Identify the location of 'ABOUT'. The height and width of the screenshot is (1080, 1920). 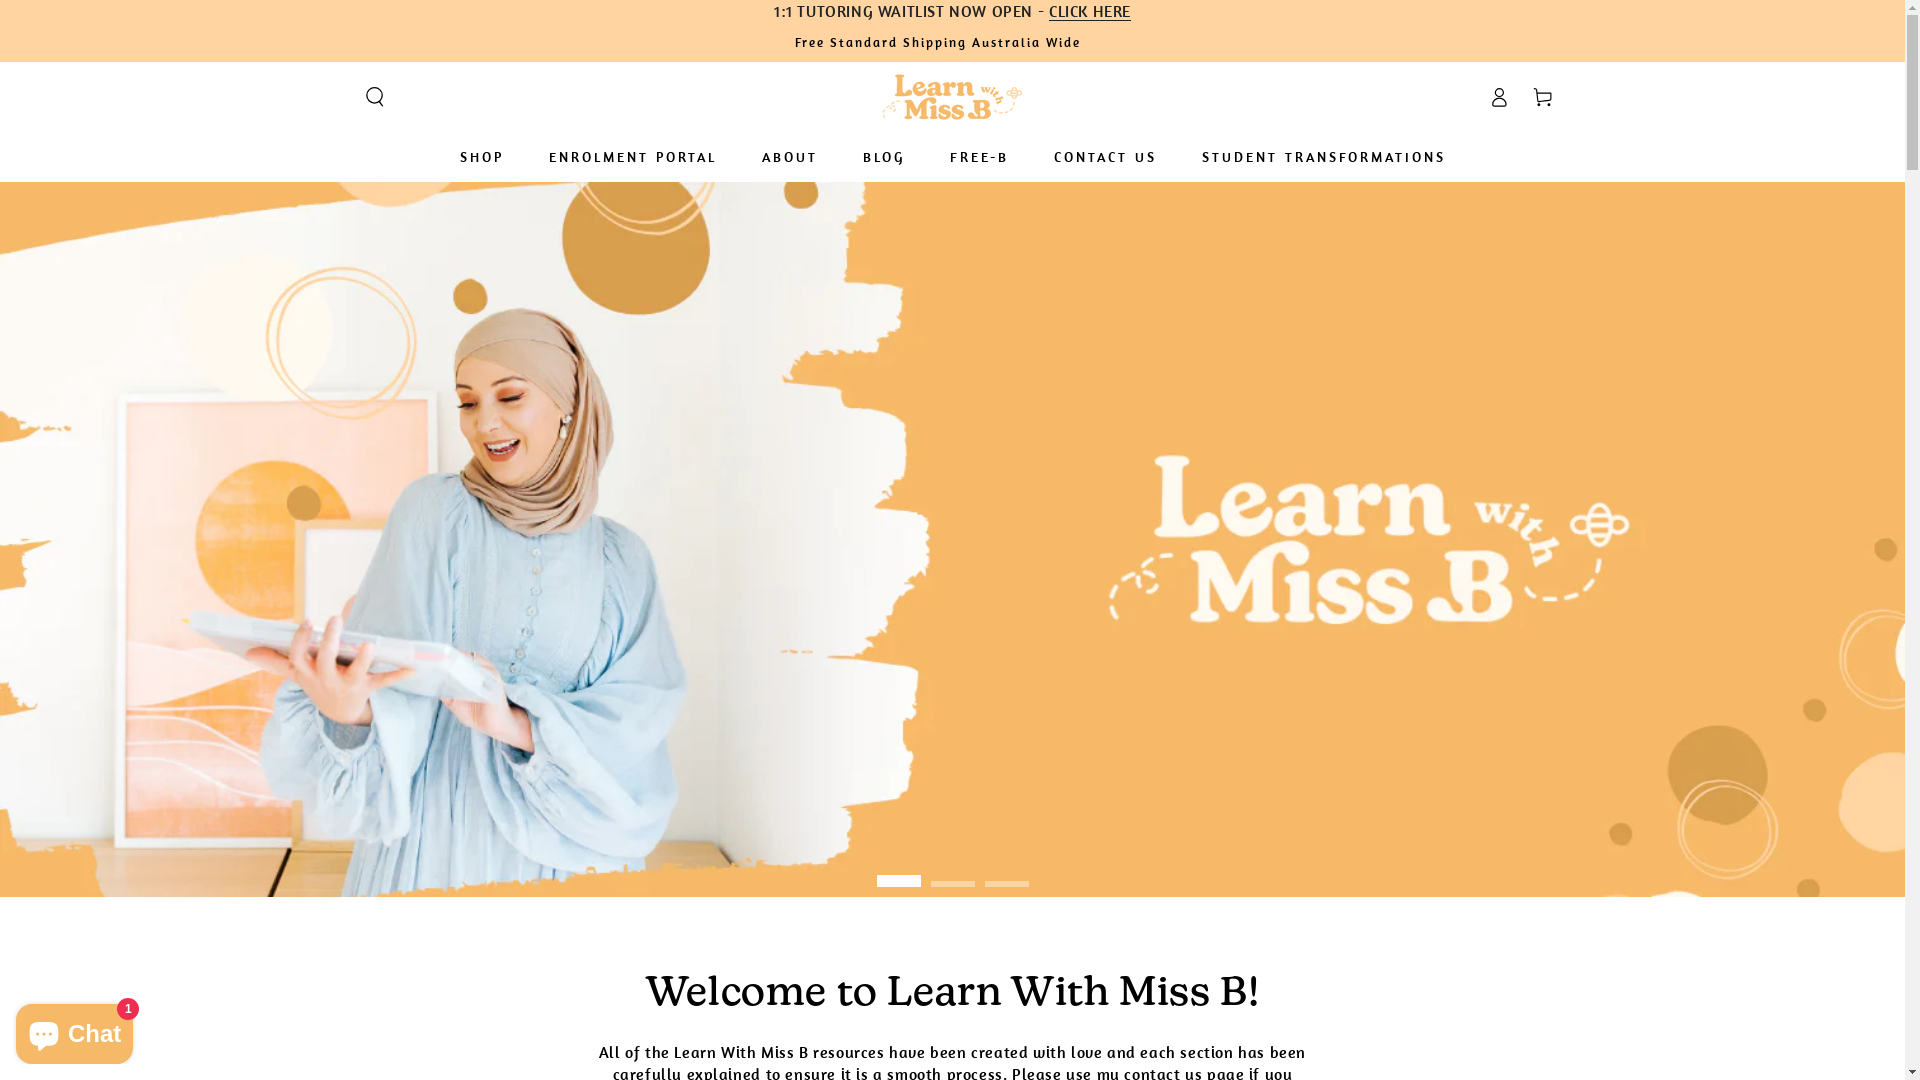
(787, 156).